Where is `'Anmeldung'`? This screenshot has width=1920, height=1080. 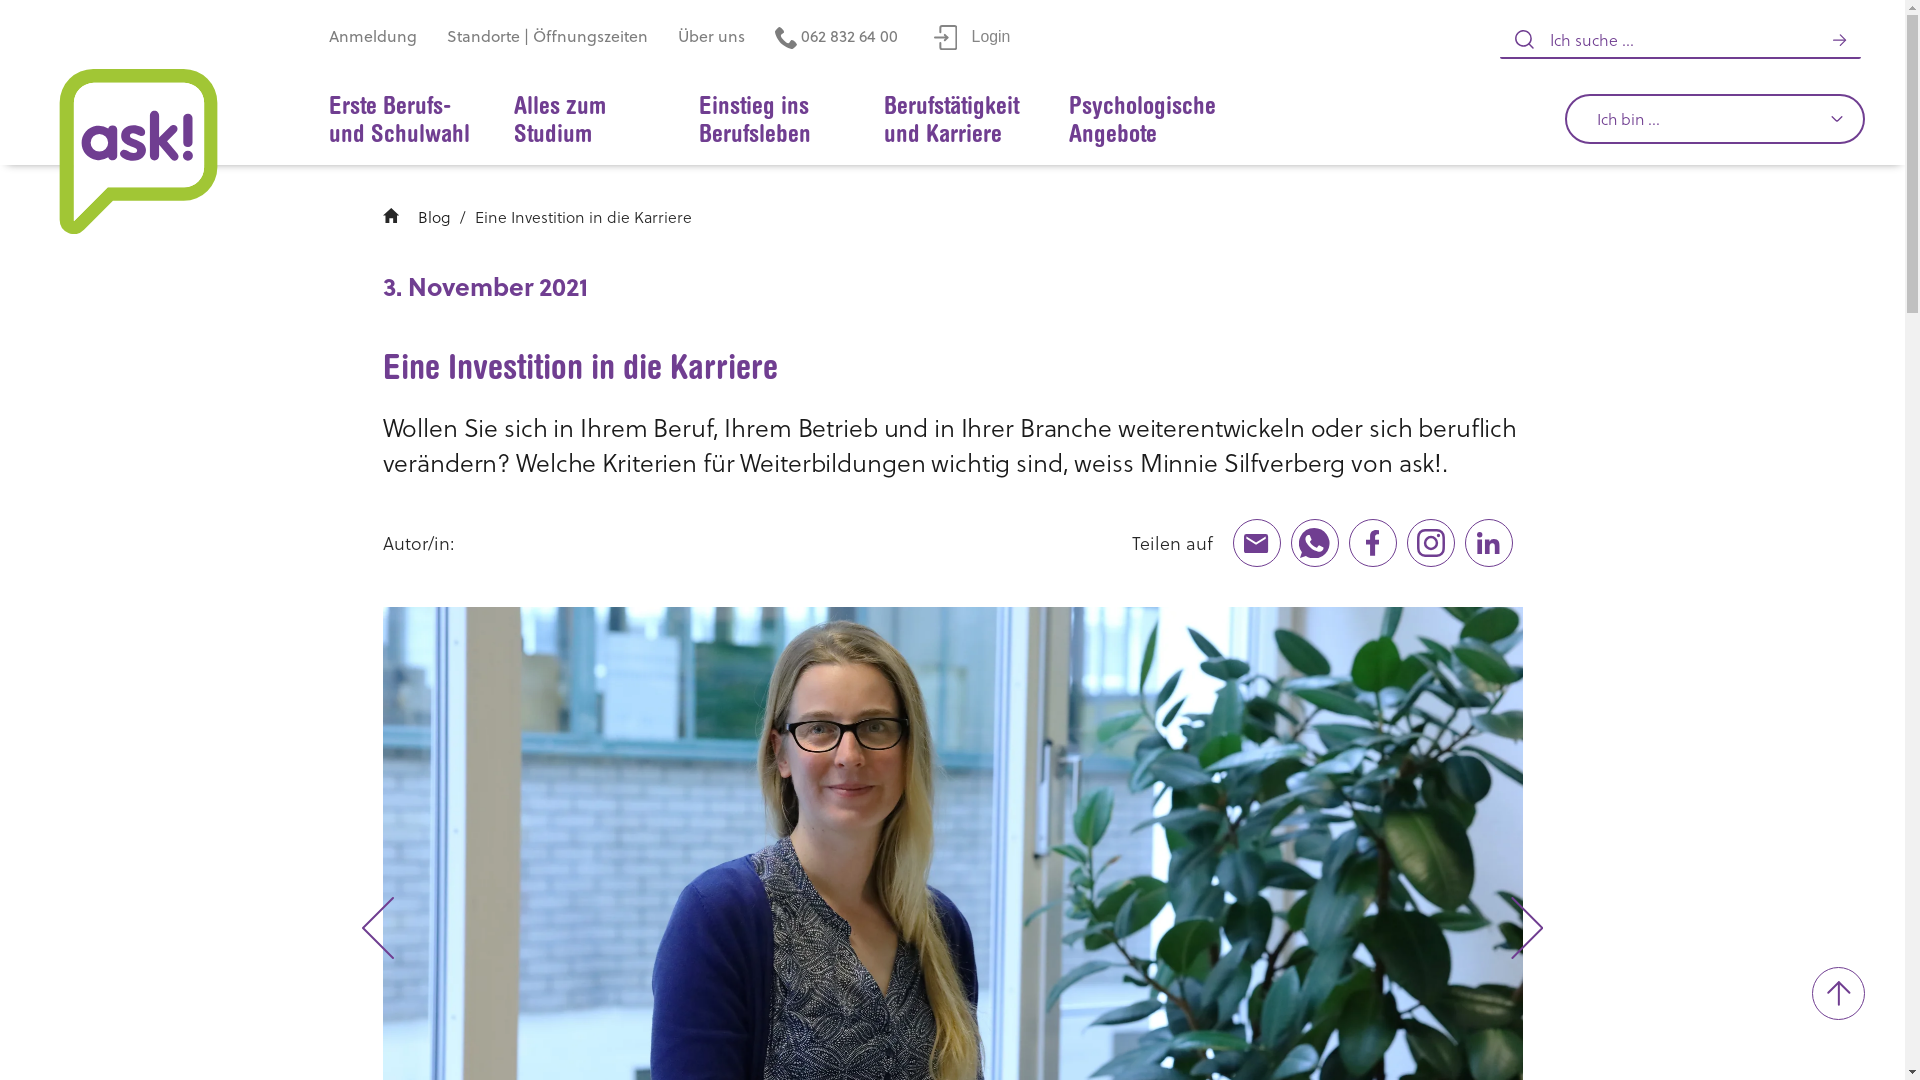 'Anmeldung' is located at coordinates (373, 37).